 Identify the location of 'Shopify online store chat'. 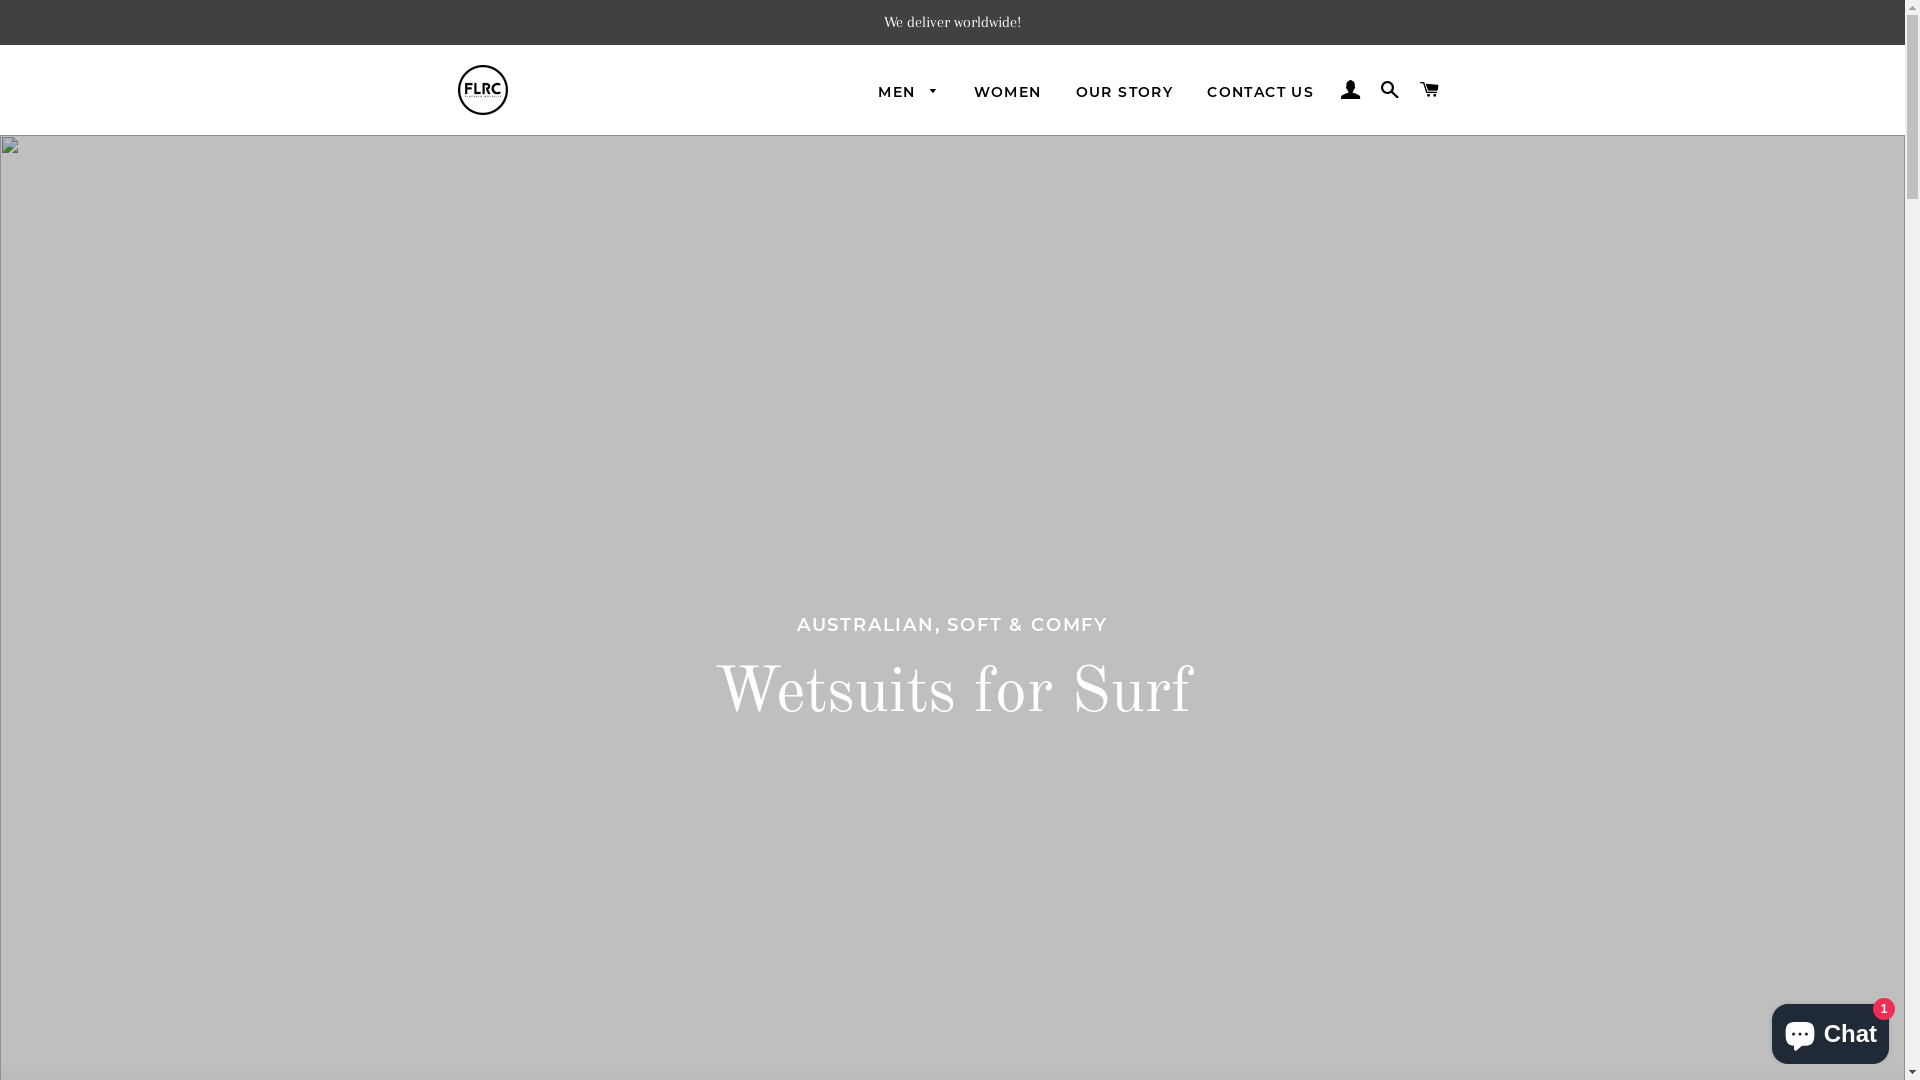
(1766, 1029).